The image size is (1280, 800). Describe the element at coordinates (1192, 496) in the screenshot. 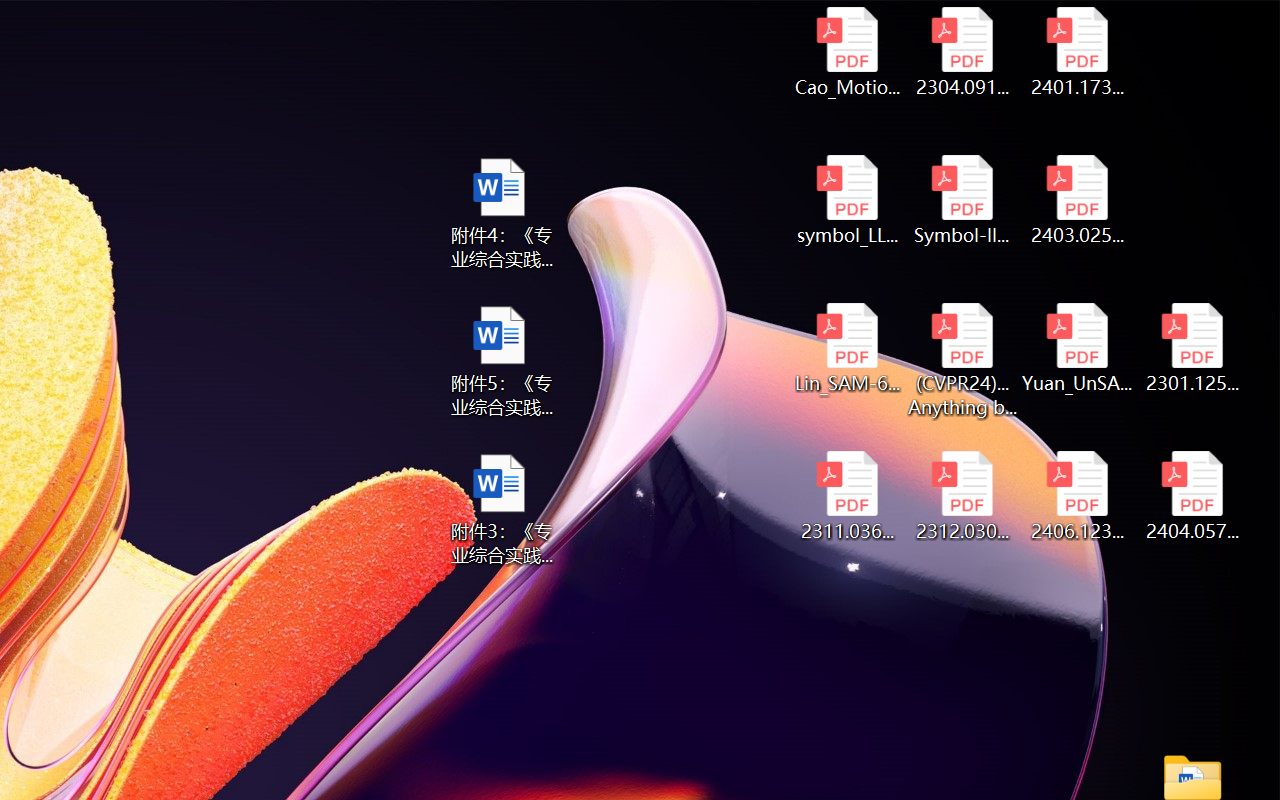

I see `'2404.05719v1.pdf'` at that location.